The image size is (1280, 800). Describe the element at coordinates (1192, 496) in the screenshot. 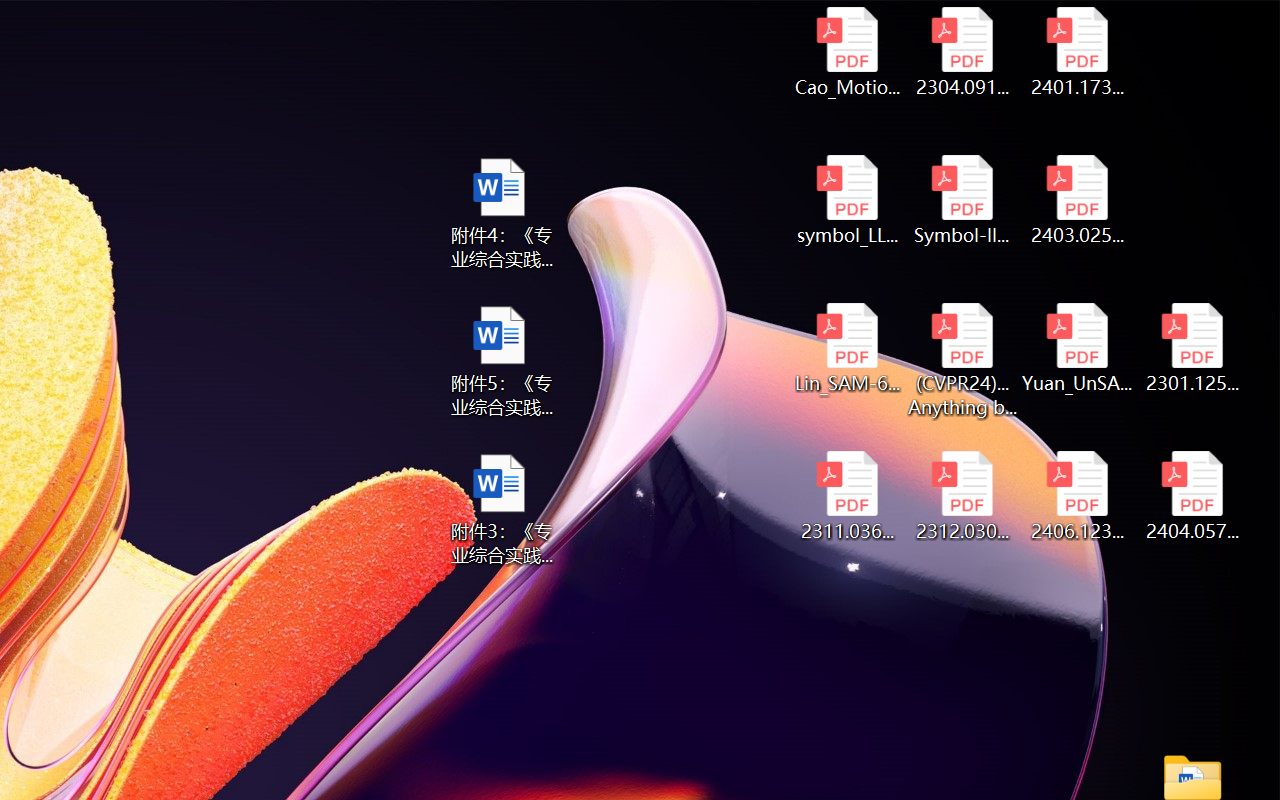

I see `'2404.05719v1.pdf'` at that location.